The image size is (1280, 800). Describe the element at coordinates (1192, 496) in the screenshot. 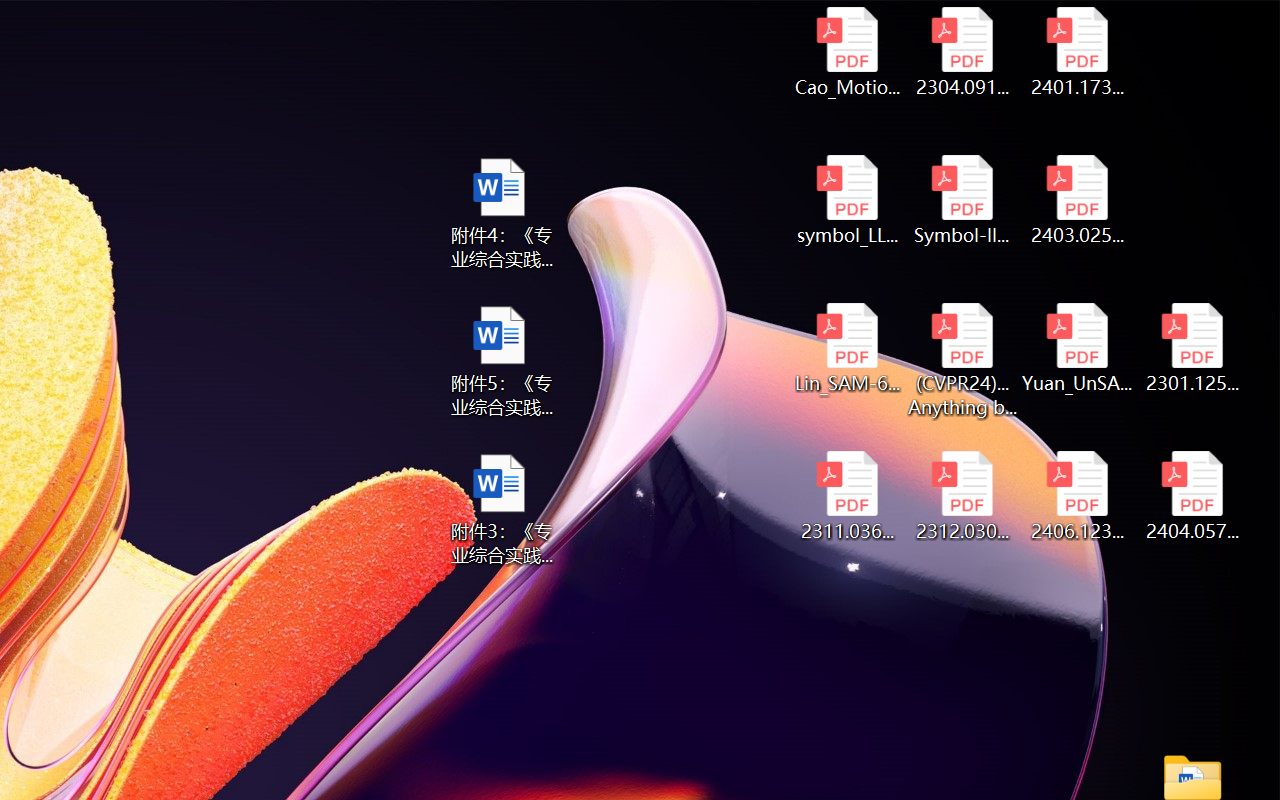

I see `'2404.05719v1.pdf'` at that location.